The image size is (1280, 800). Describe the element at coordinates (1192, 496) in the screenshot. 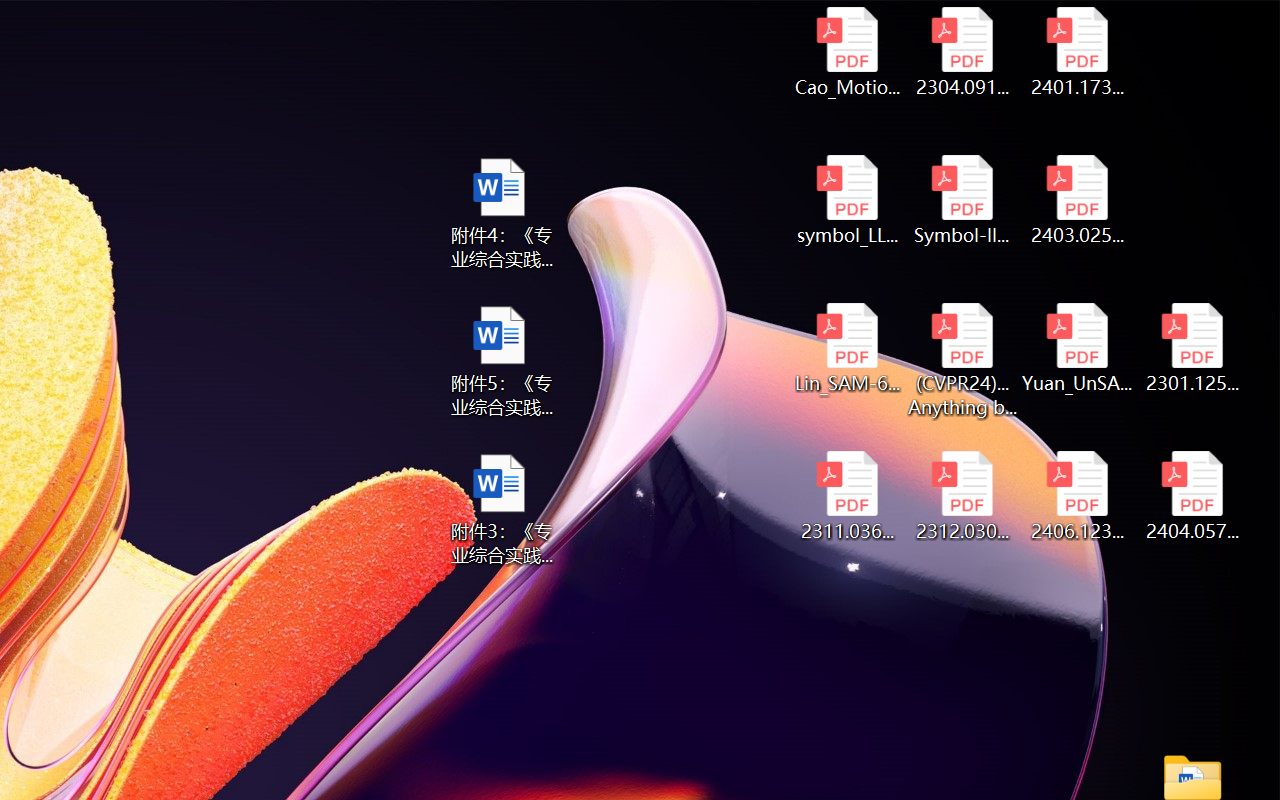

I see `'2404.05719v1.pdf'` at that location.